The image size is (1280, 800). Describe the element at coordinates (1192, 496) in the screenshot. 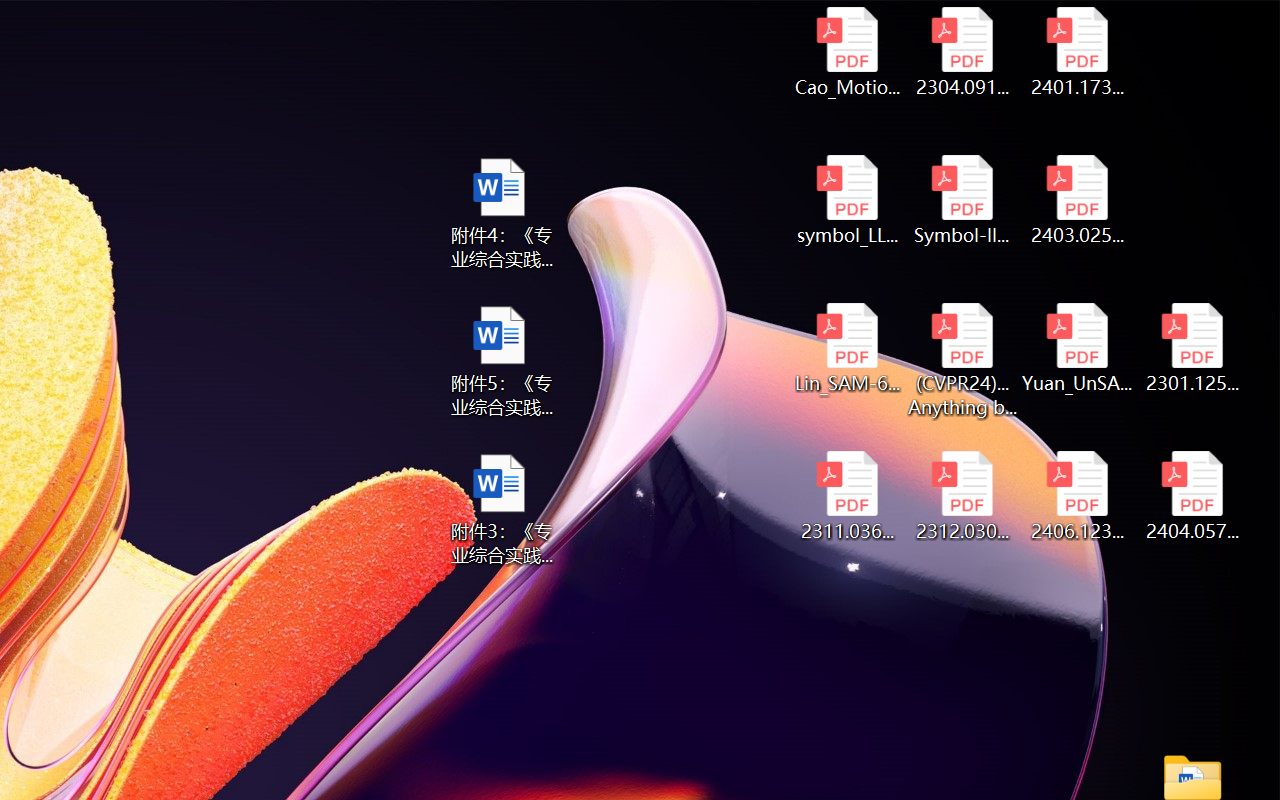

I see `'2404.05719v1.pdf'` at that location.